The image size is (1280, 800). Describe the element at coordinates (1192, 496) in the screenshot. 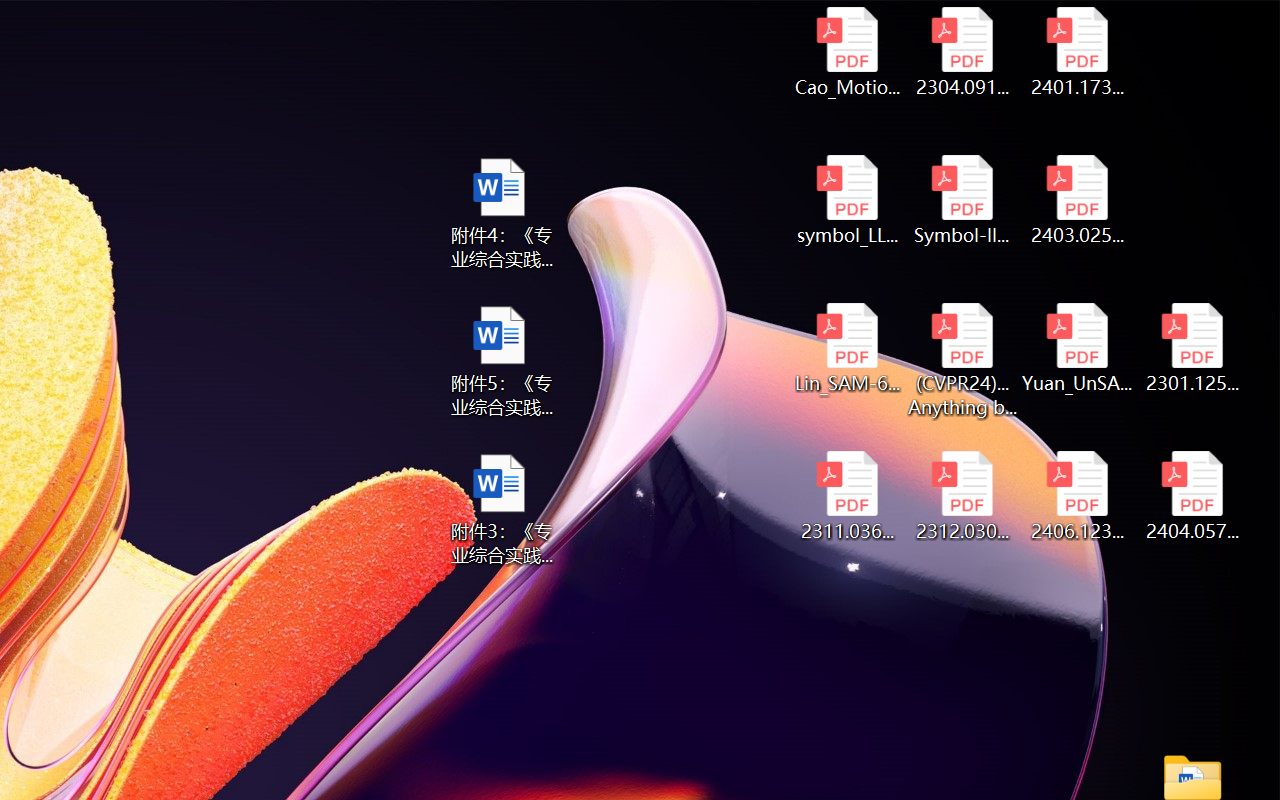

I see `'2404.05719v1.pdf'` at that location.